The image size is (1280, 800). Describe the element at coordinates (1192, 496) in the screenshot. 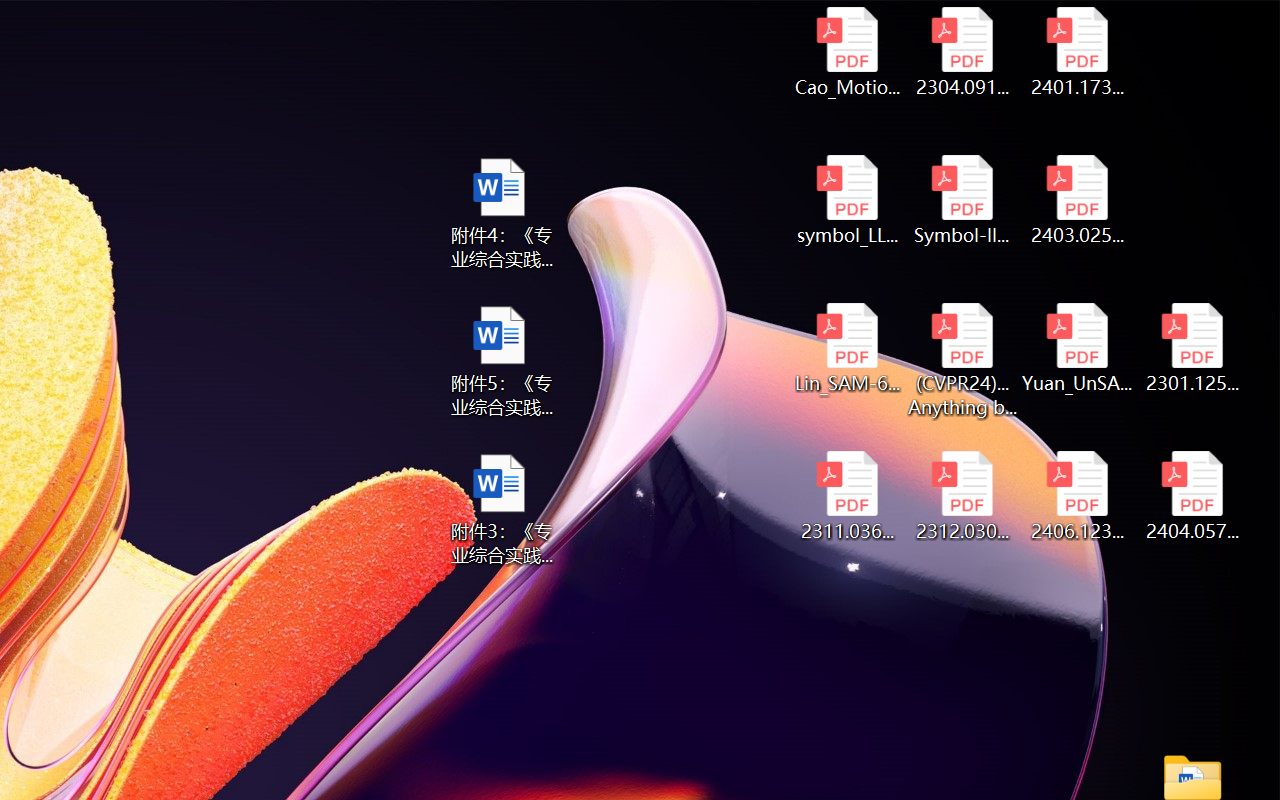

I see `'2404.05719v1.pdf'` at that location.